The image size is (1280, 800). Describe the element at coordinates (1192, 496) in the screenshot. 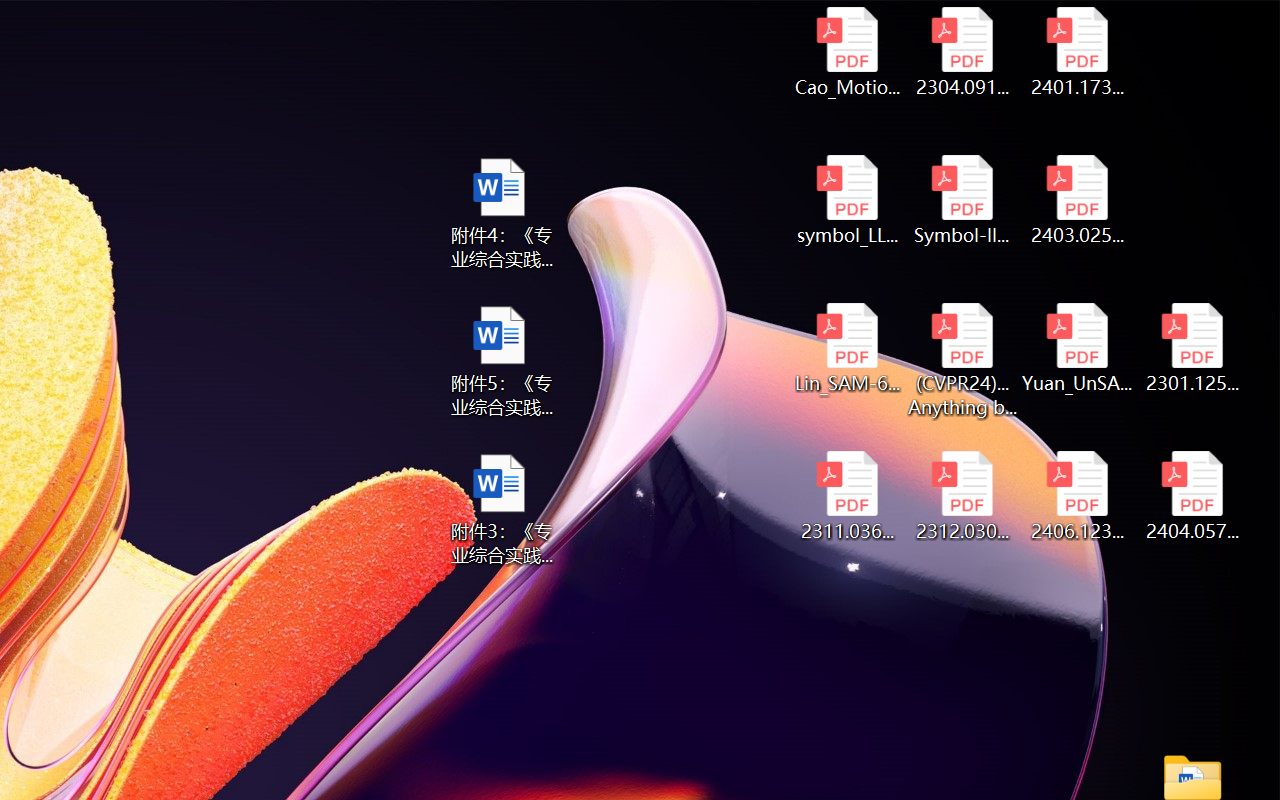

I see `'2404.05719v1.pdf'` at that location.